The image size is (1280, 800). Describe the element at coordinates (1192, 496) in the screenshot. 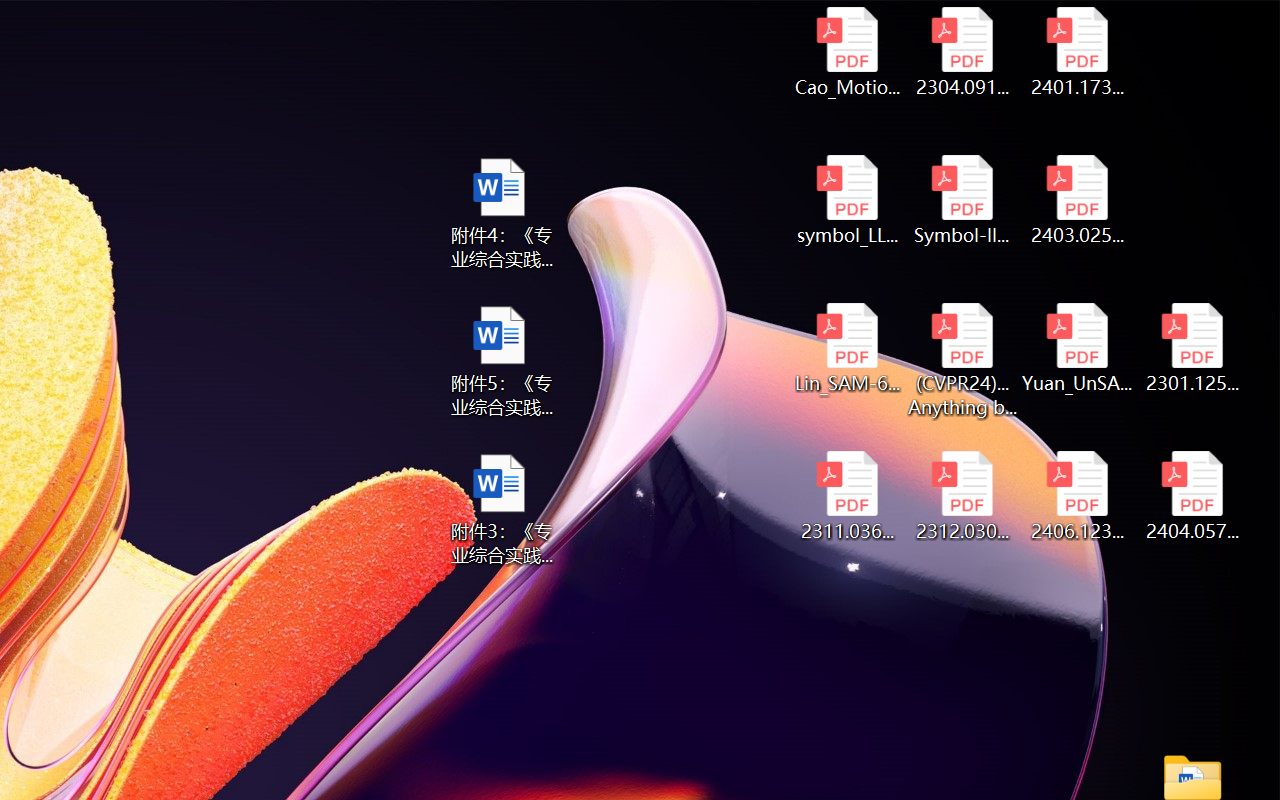

I see `'2404.05719v1.pdf'` at that location.